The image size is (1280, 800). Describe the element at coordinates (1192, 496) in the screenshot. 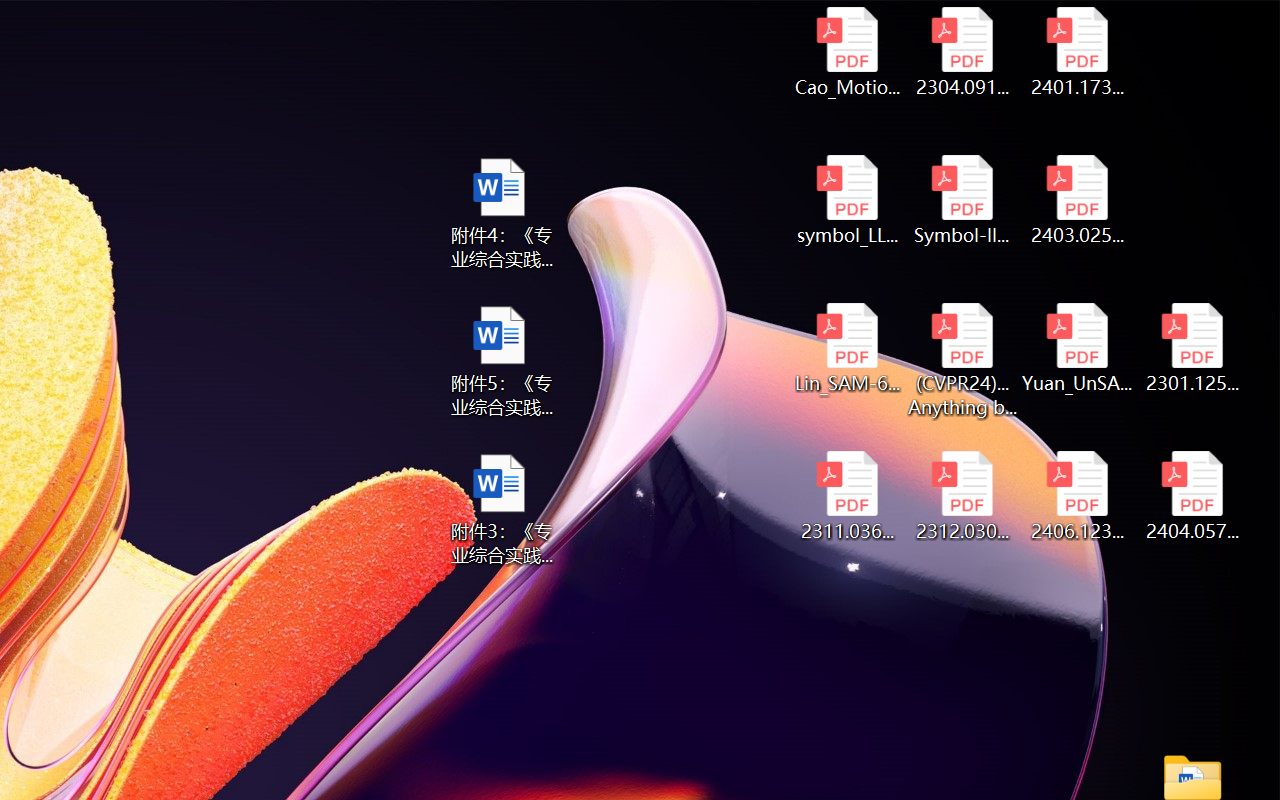

I see `'2404.05719v1.pdf'` at that location.